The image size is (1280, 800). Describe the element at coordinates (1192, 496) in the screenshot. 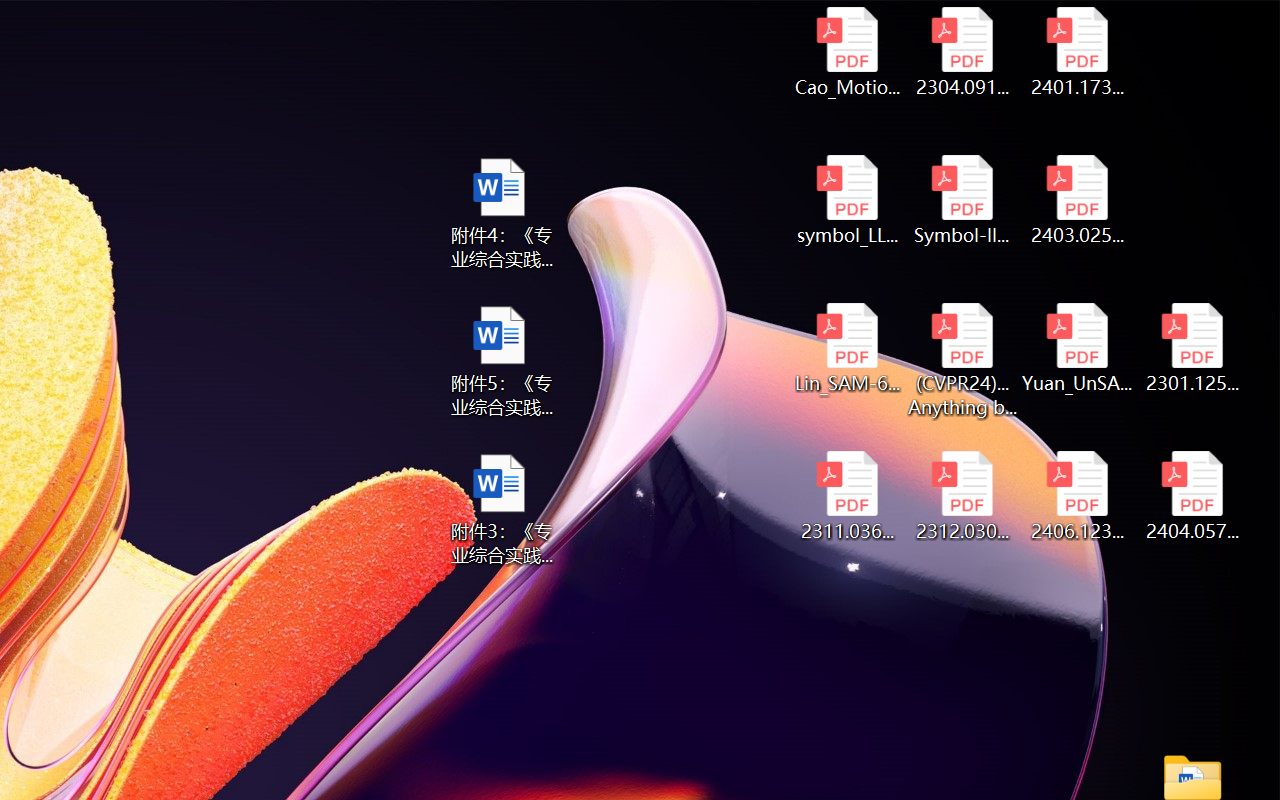

I see `'2404.05719v1.pdf'` at that location.